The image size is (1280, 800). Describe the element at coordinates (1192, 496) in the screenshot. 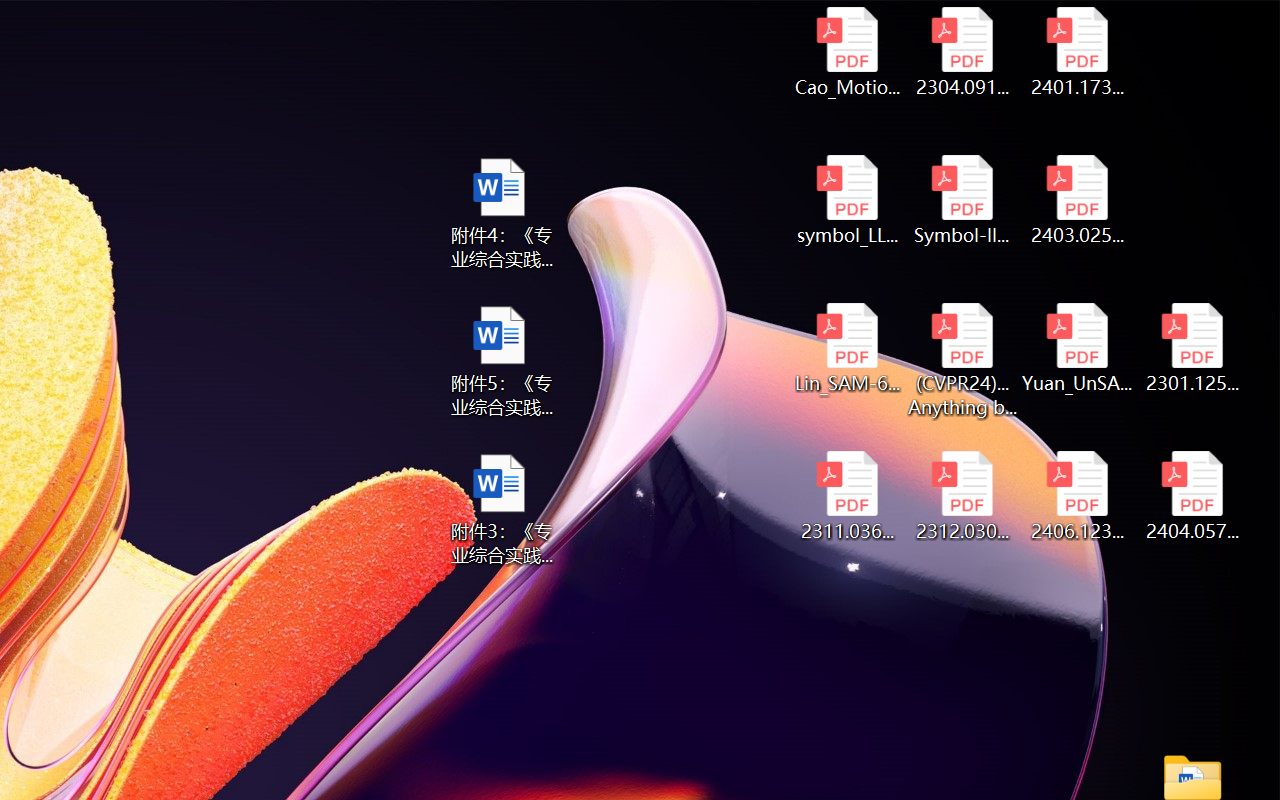

I see `'2404.05719v1.pdf'` at that location.